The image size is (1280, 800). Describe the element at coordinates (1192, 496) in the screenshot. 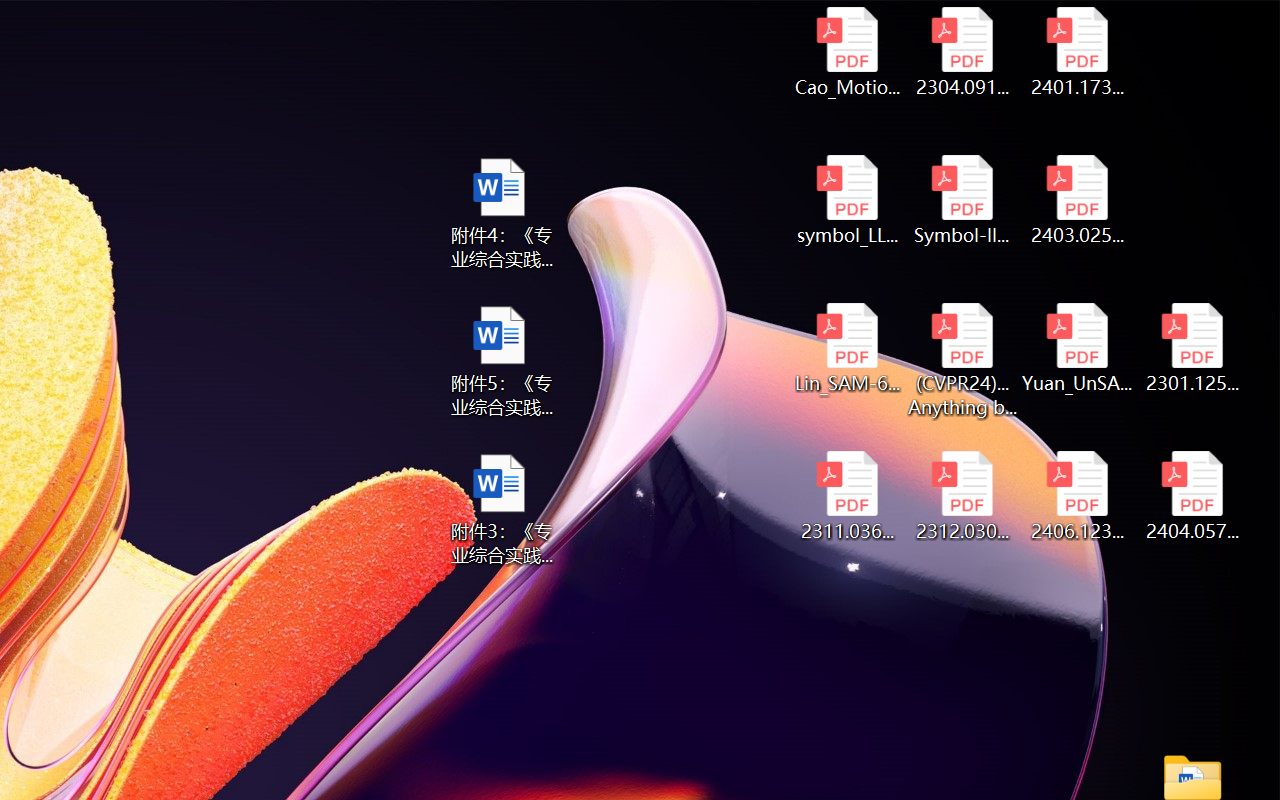

I see `'2404.05719v1.pdf'` at that location.